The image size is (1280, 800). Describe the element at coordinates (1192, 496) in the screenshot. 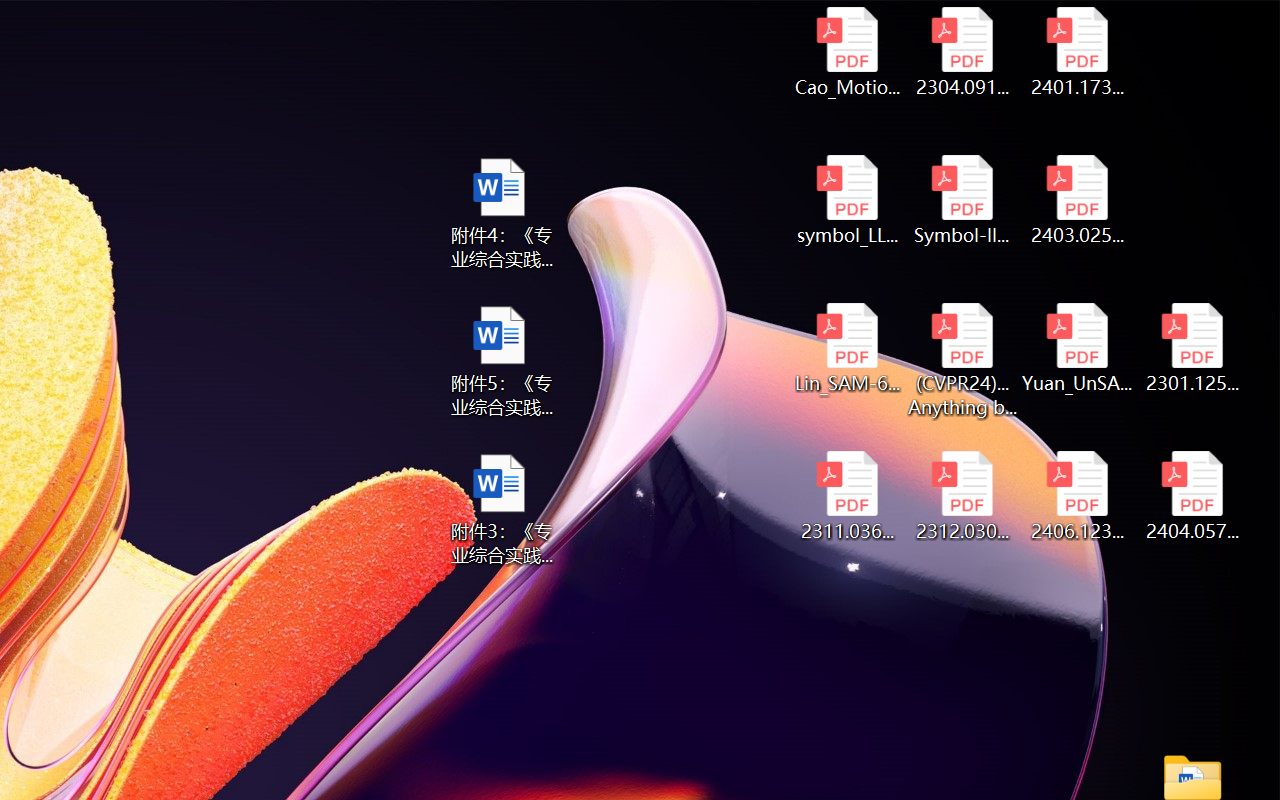

I see `'2404.05719v1.pdf'` at that location.